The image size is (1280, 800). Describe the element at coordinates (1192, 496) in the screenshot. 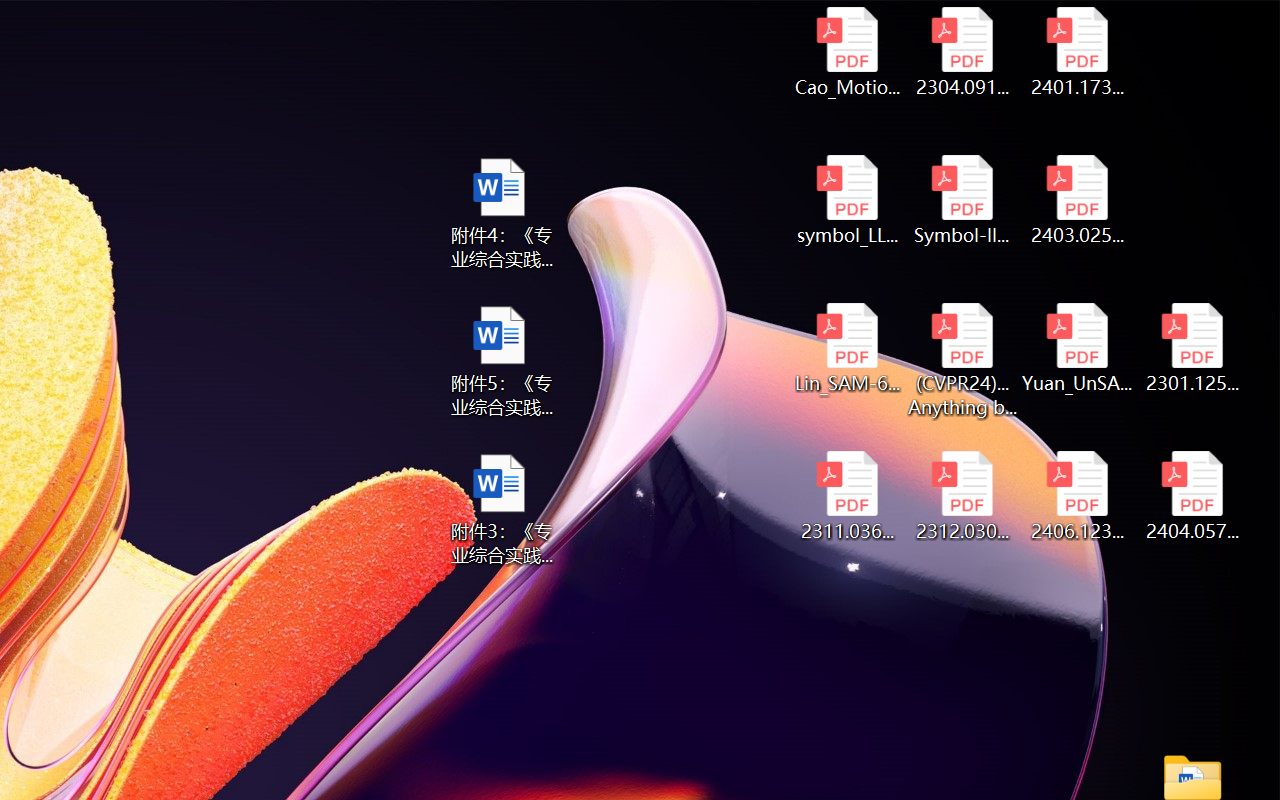

I see `'2404.05719v1.pdf'` at that location.